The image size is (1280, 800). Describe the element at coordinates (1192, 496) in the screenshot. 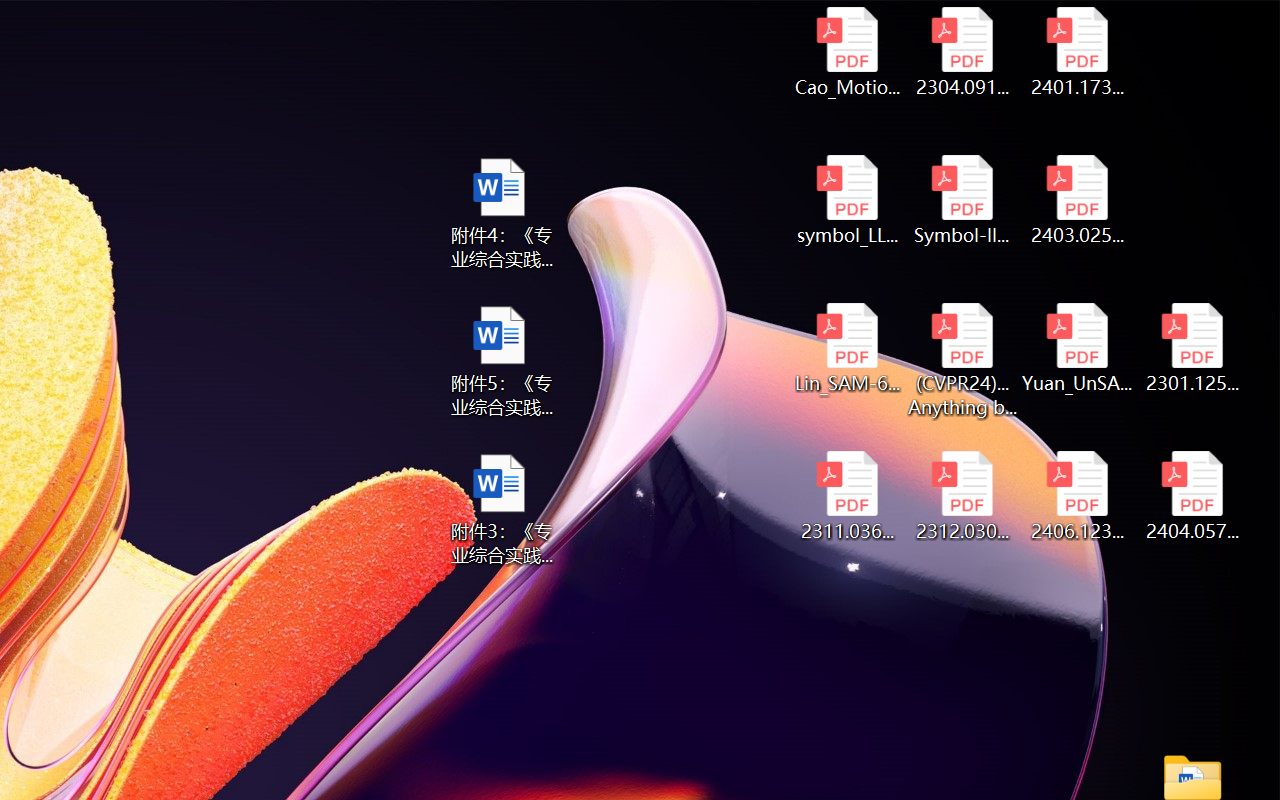

I see `'2404.05719v1.pdf'` at that location.